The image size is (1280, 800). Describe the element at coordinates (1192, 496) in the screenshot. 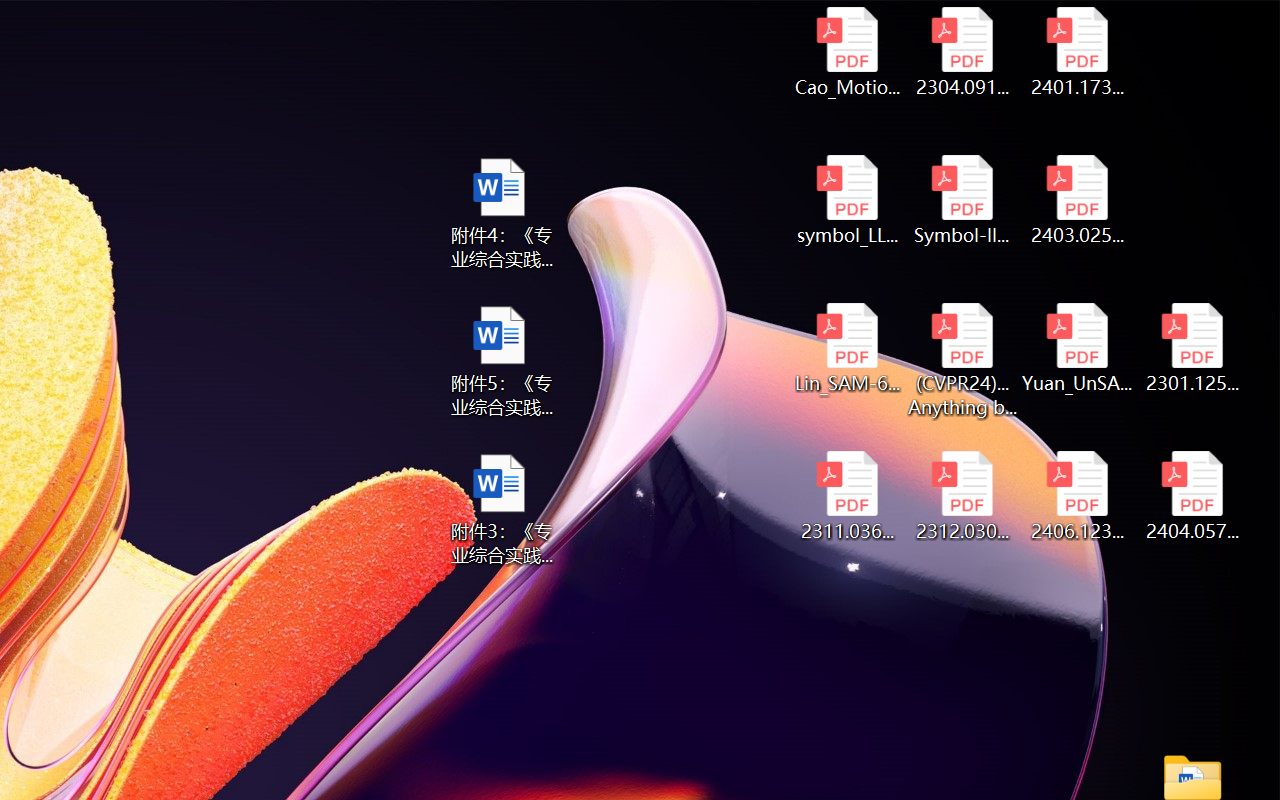

I see `'2404.05719v1.pdf'` at that location.